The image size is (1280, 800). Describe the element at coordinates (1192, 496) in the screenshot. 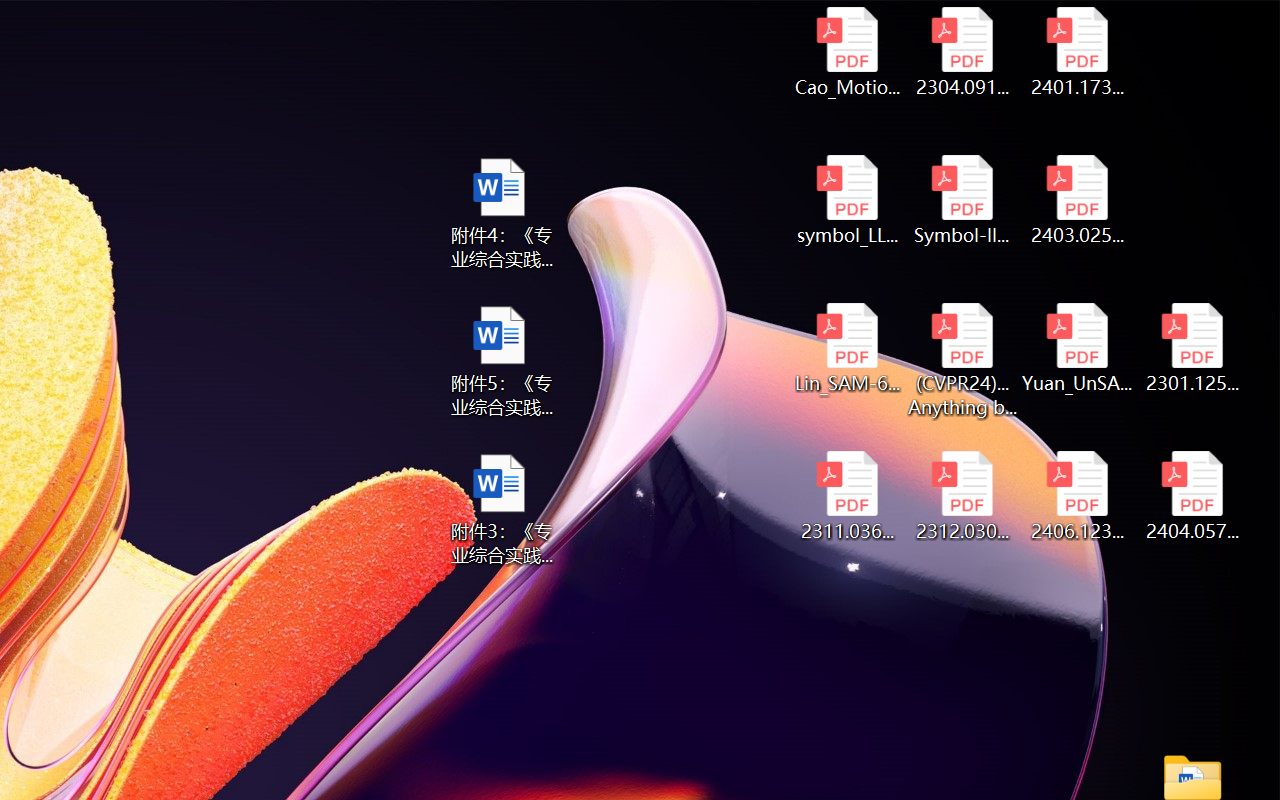

I see `'2404.05719v1.pdf'` at that location.